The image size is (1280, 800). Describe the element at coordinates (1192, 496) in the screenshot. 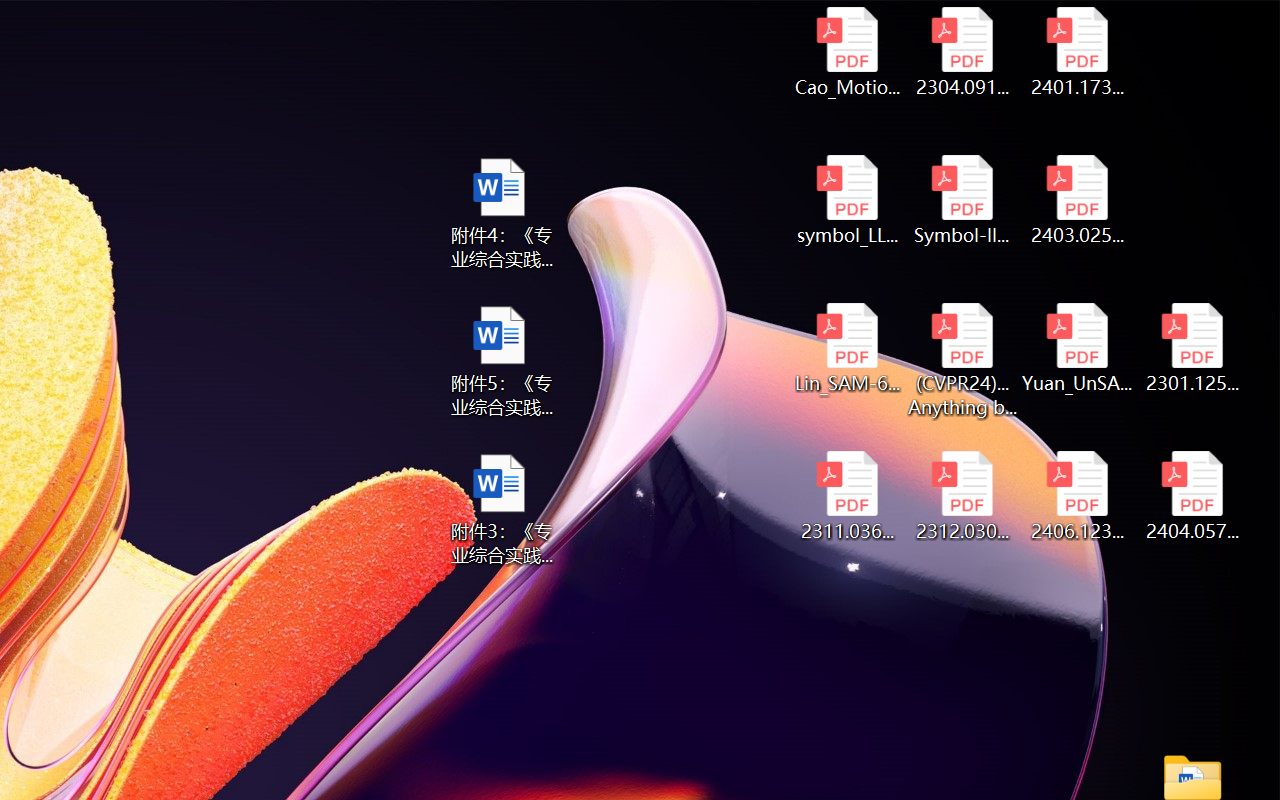

I see `'2404.05719v1.pdf'` at that location.